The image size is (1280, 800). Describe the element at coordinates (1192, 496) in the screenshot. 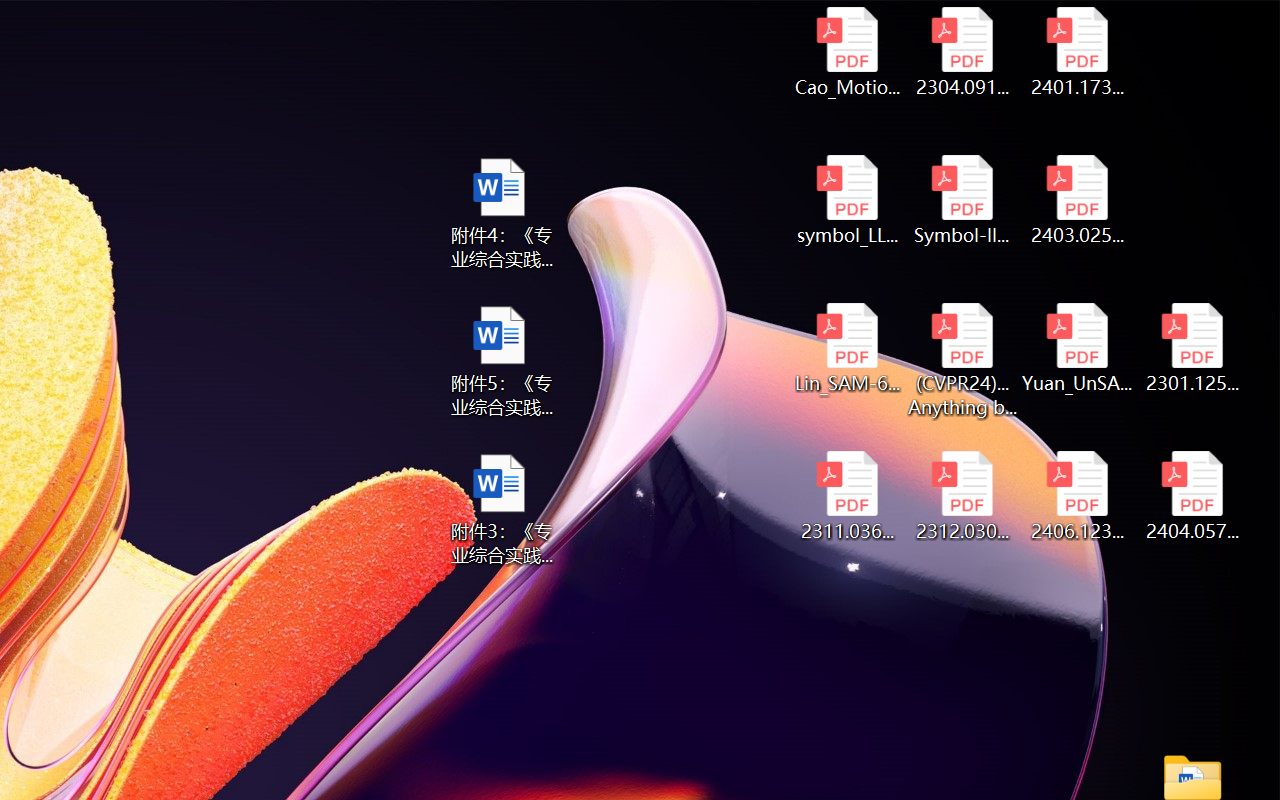

I see `'2404.05719v1.pdf'` at that location.